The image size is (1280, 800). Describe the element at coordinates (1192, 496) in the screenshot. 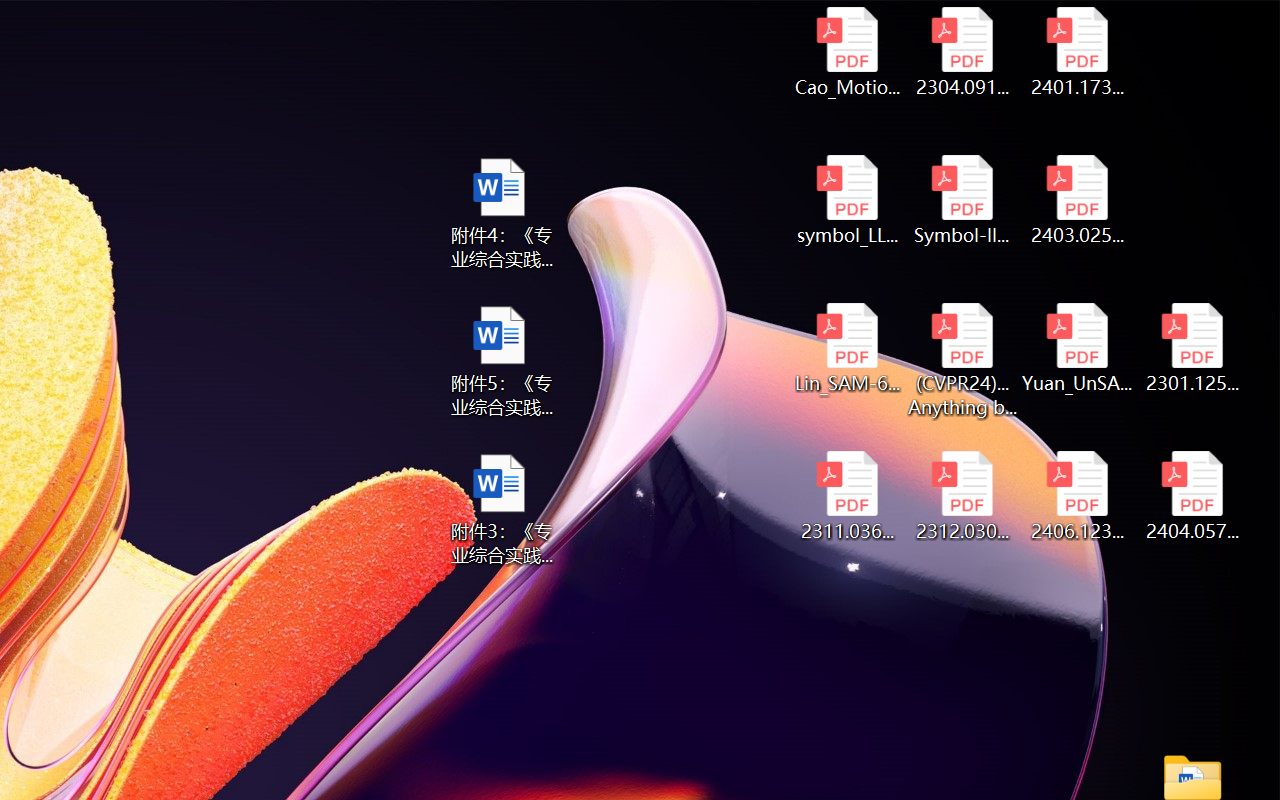

I see `'2404.05719v1.pdf'` at that location.